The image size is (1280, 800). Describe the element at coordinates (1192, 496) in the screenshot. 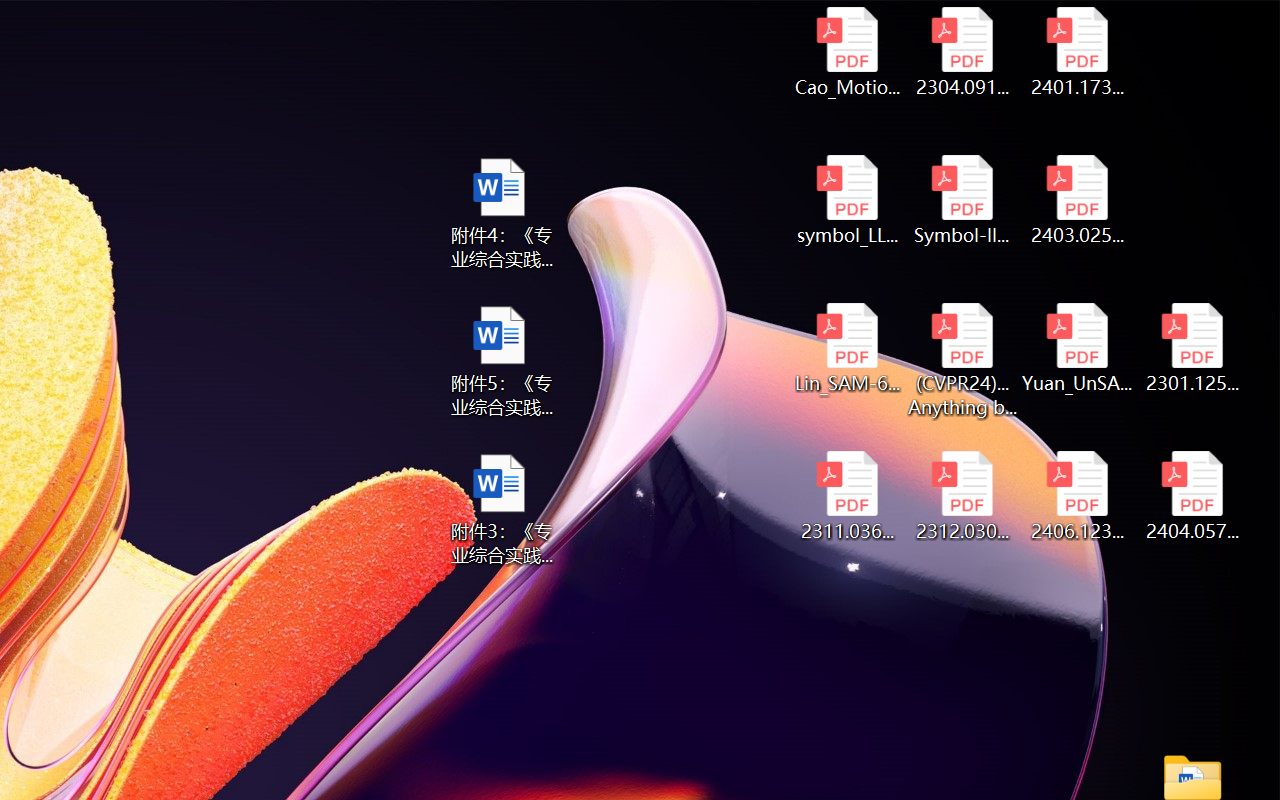

I see `'2404.05719v1.pdf'` at that location.